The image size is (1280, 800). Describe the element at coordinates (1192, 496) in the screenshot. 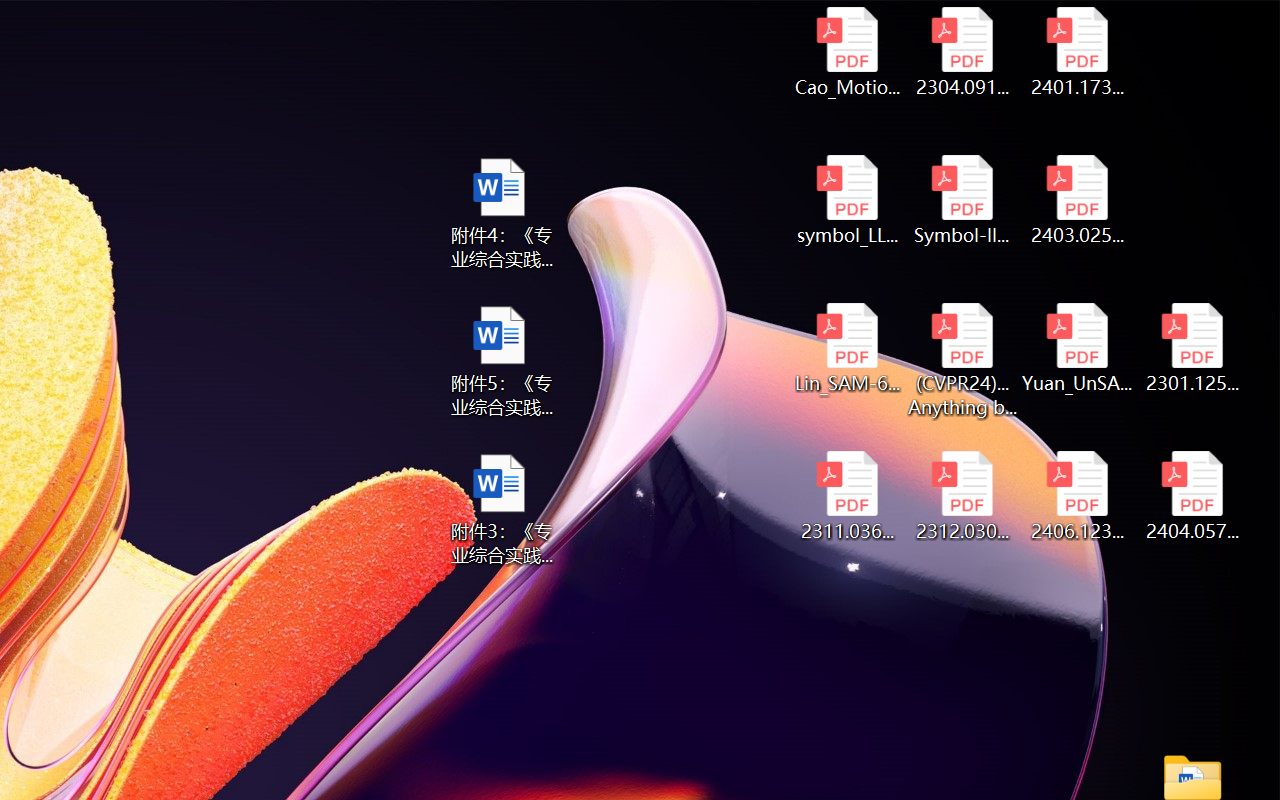

I see `'2404.05719v1.pdf'` at that location.